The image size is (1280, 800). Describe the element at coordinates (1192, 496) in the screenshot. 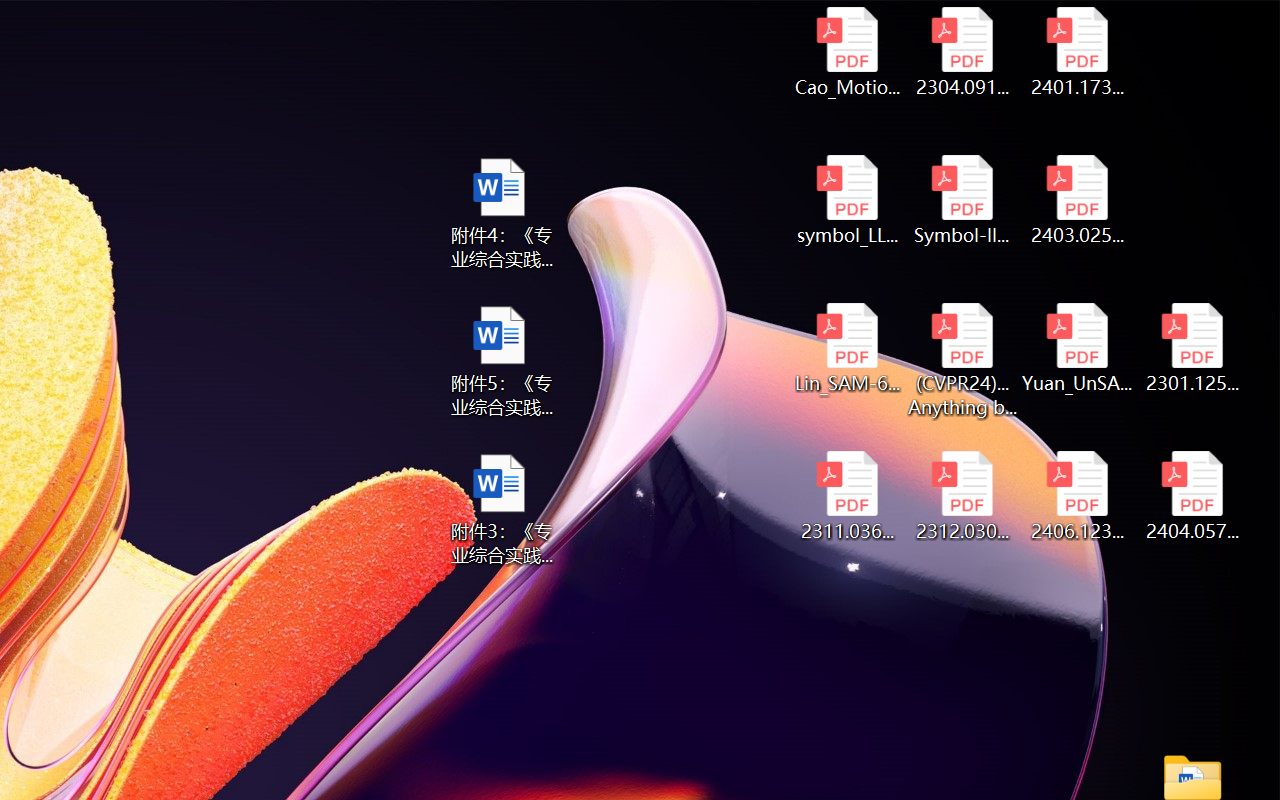

I see `'2404.05719v1.pdf'` at that location.